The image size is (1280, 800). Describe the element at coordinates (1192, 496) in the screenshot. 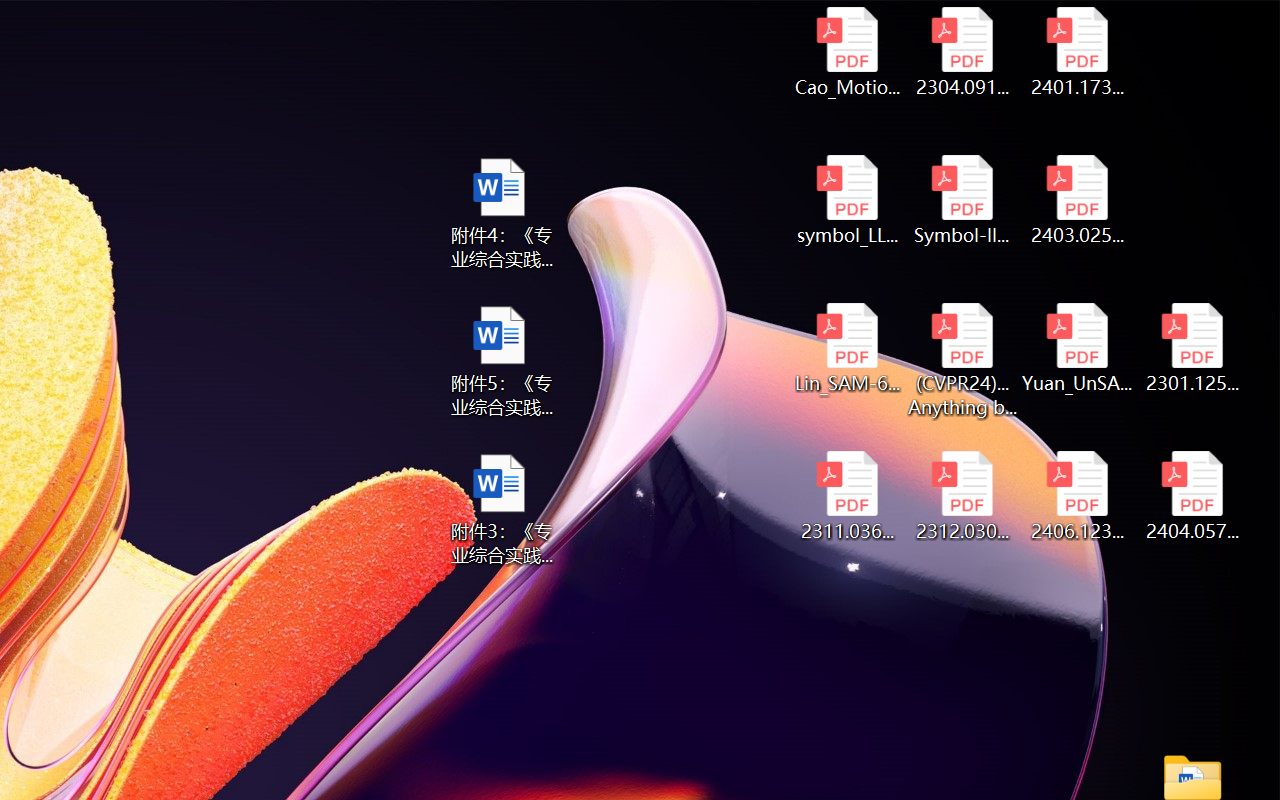

I see `'2404.05719v1.pdf'` at that location.